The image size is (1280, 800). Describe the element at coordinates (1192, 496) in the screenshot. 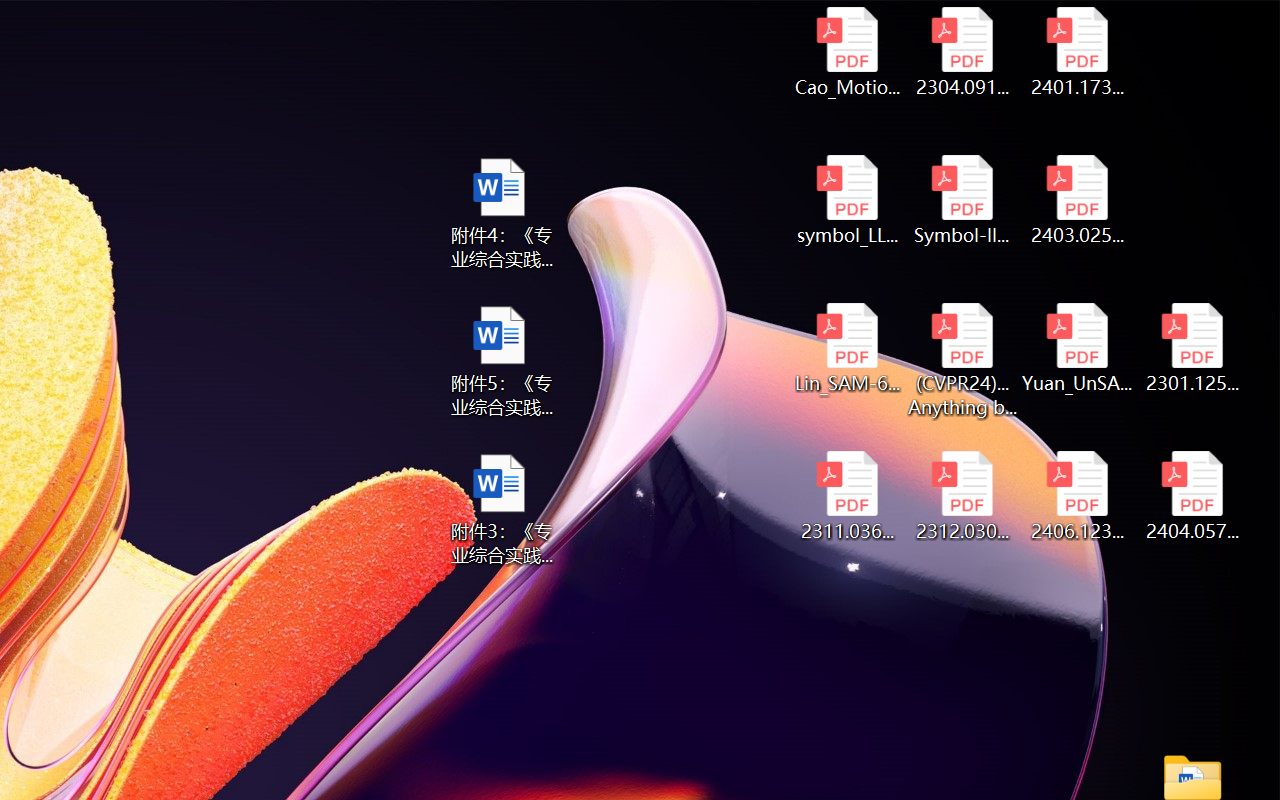

I see `'2404.05719v1.pdf'` at that location.